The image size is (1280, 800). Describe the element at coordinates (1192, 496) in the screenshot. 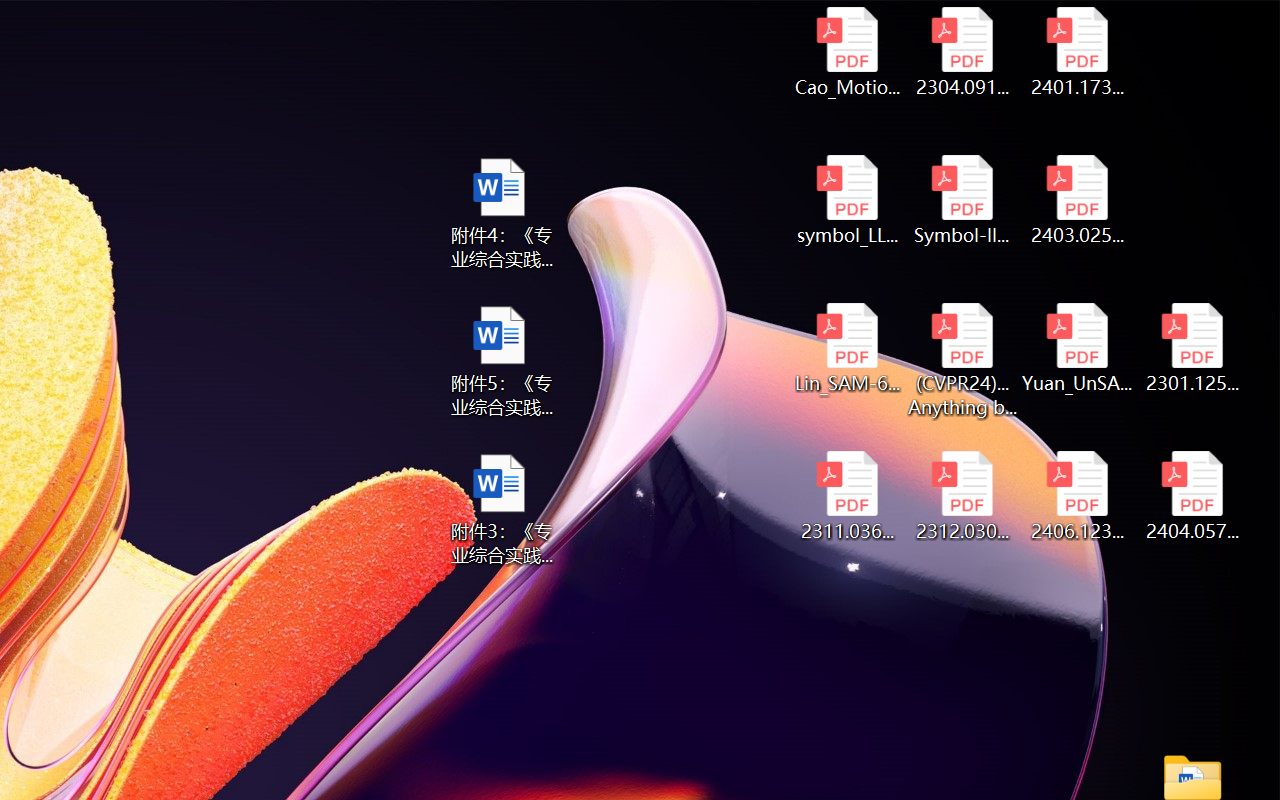

I see `'2404.05719v1.pdf'` at that location.